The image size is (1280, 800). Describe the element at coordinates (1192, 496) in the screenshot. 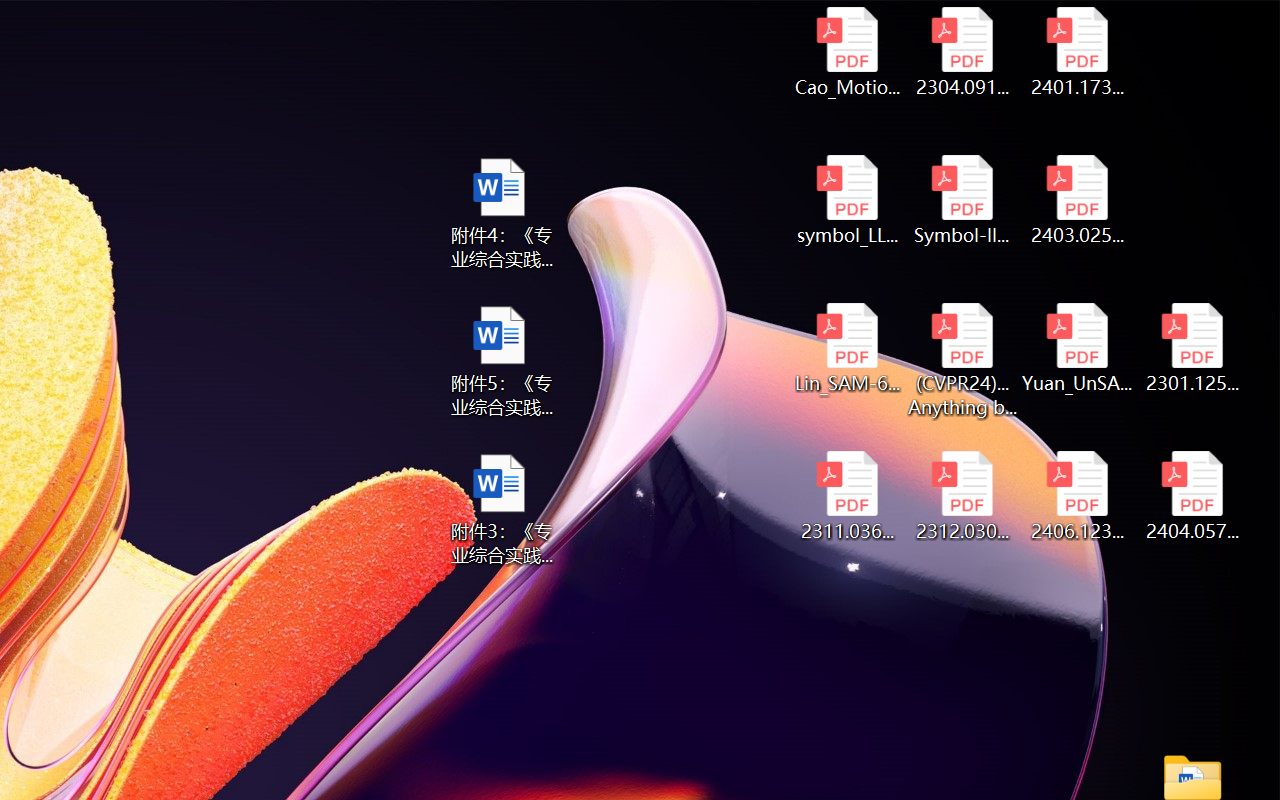

I see `'2404.05719v1.pdf'` at that location.